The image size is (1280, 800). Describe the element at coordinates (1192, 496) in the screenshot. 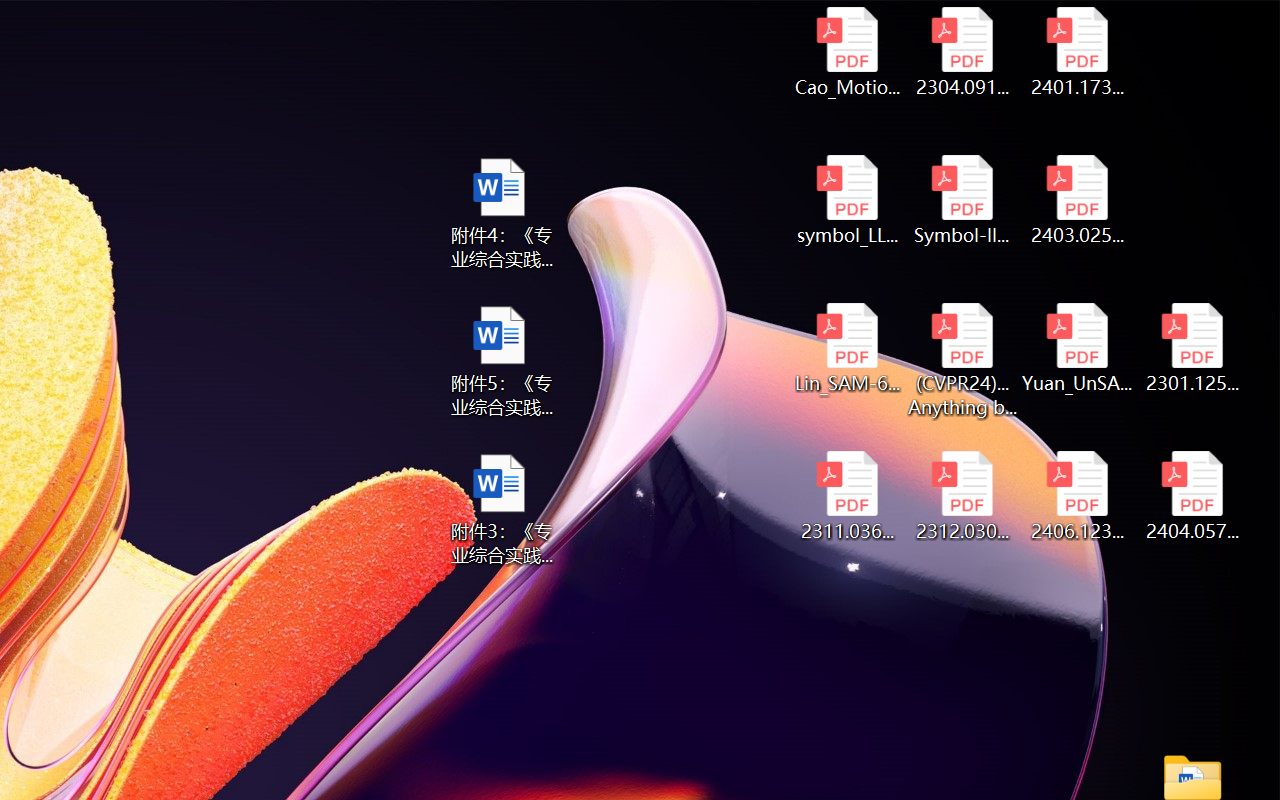

I see `'2404.05719v1.pdf'` at that location.